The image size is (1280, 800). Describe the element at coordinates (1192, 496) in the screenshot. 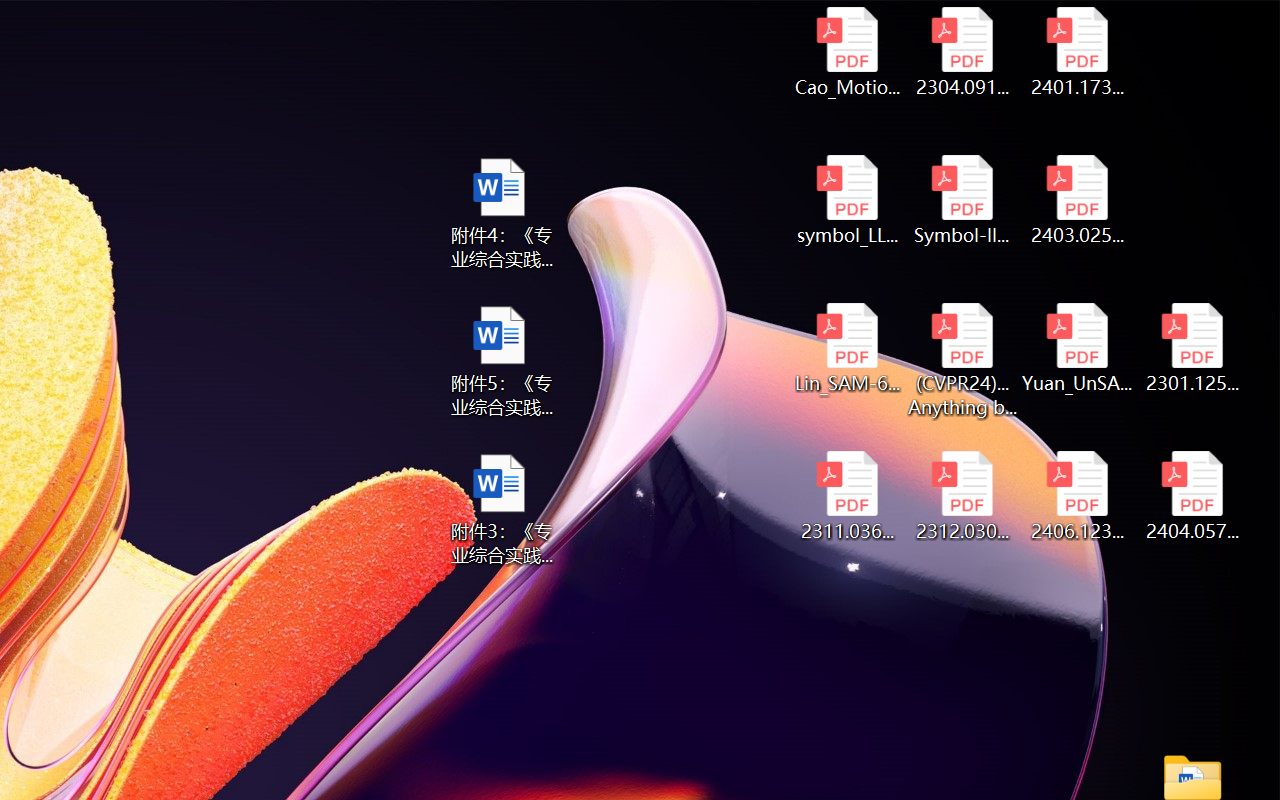

I see `'2404.05719v1.pdf'` at that location.